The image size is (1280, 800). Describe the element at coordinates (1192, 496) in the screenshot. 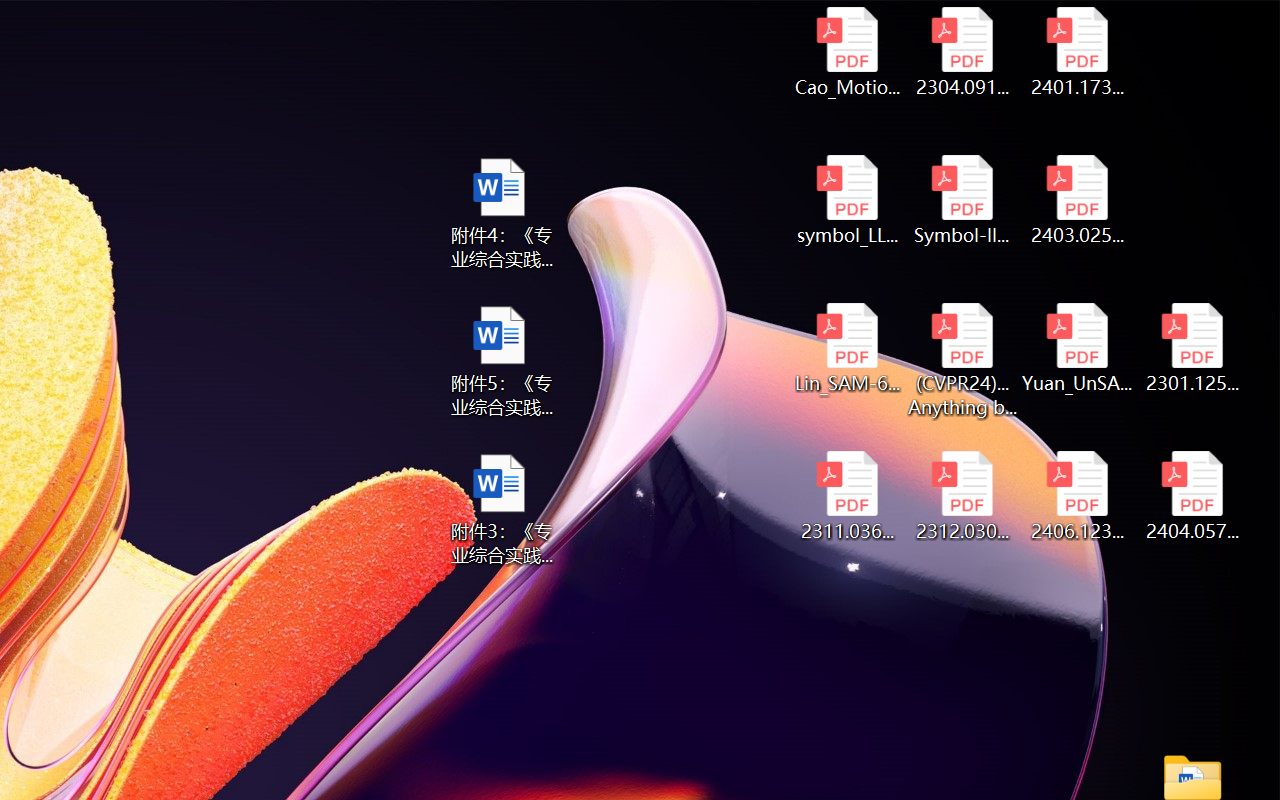

I see `'2404.05719v1.pdf'` at that location.